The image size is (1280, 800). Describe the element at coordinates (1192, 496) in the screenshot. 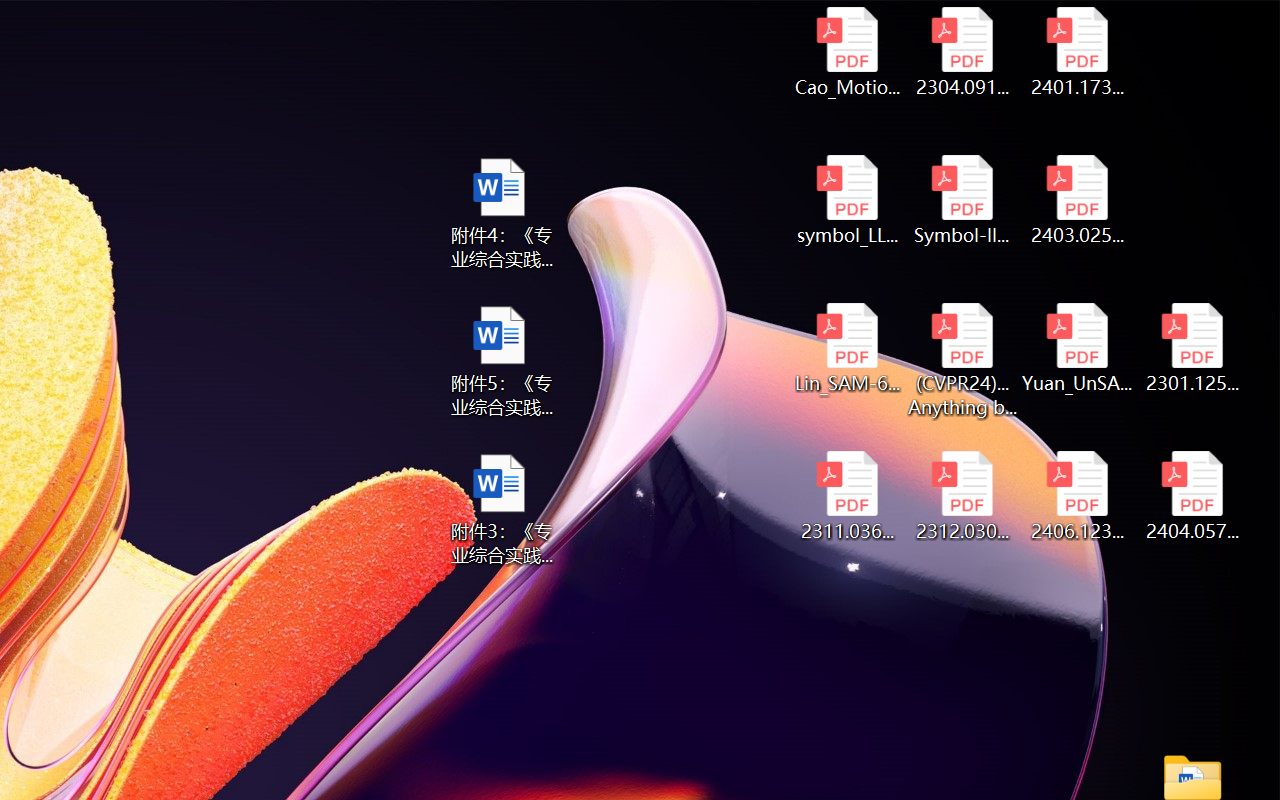

I see `'2404.05719v1.pdf'` at that location.